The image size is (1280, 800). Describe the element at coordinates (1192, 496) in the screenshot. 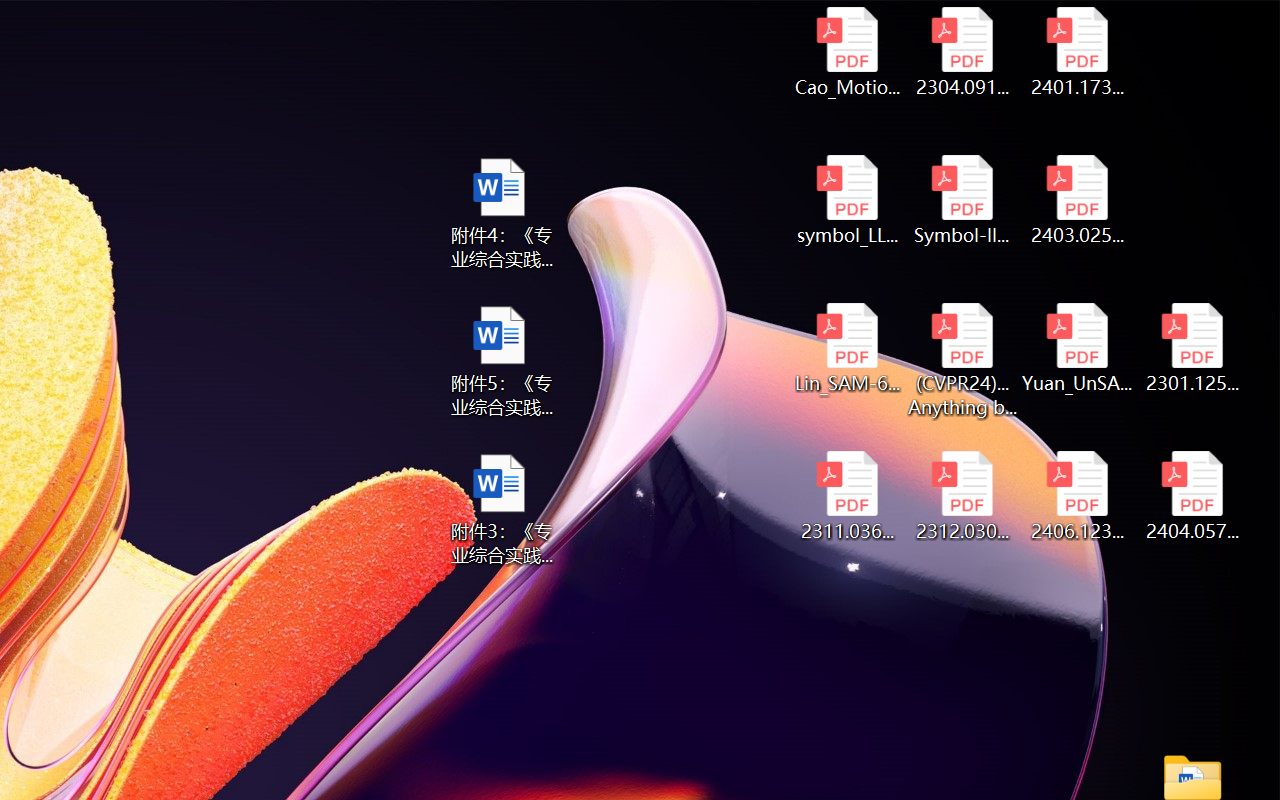

I see `'2404.05719v1.pdf'` at that location.